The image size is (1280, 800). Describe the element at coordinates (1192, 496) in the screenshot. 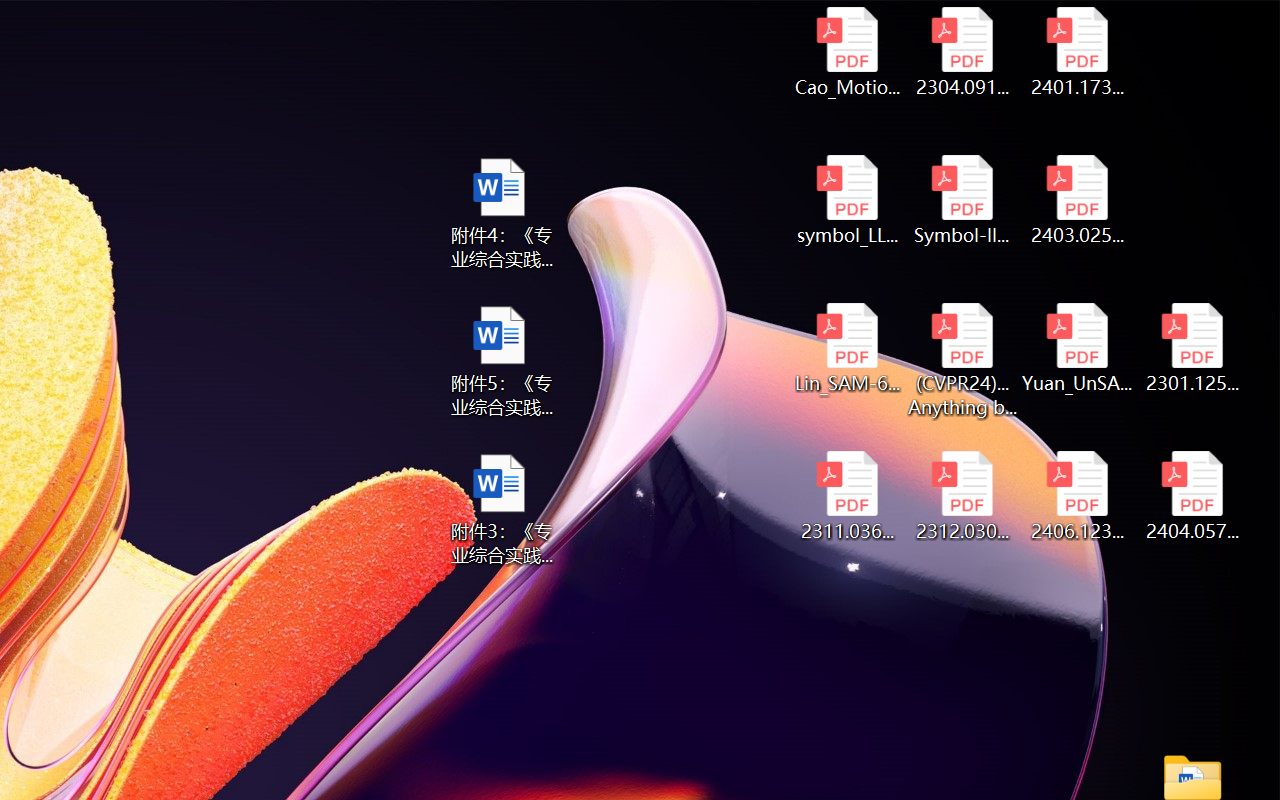

I see `'2404.05719v1.pdf'` at that location.